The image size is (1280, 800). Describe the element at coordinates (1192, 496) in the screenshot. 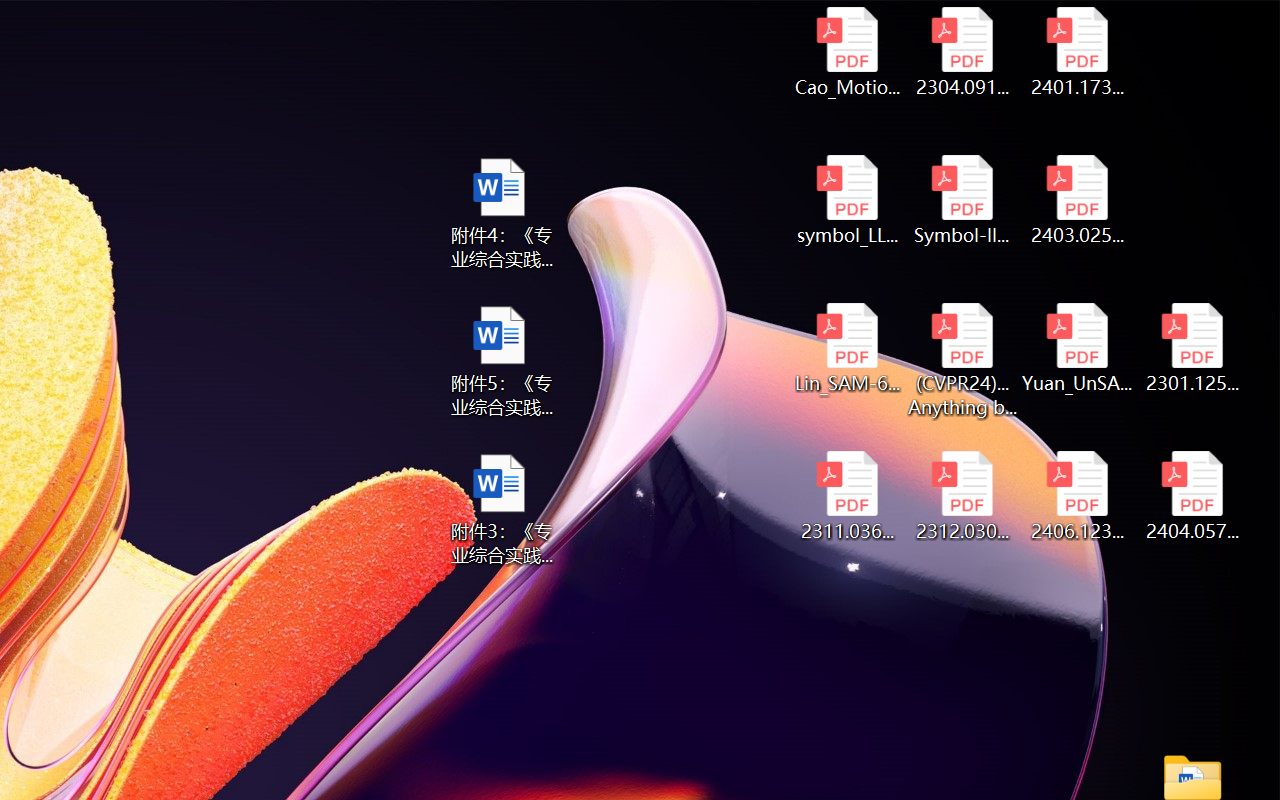

I see `'2404.05719v1.pdf'` at that location.